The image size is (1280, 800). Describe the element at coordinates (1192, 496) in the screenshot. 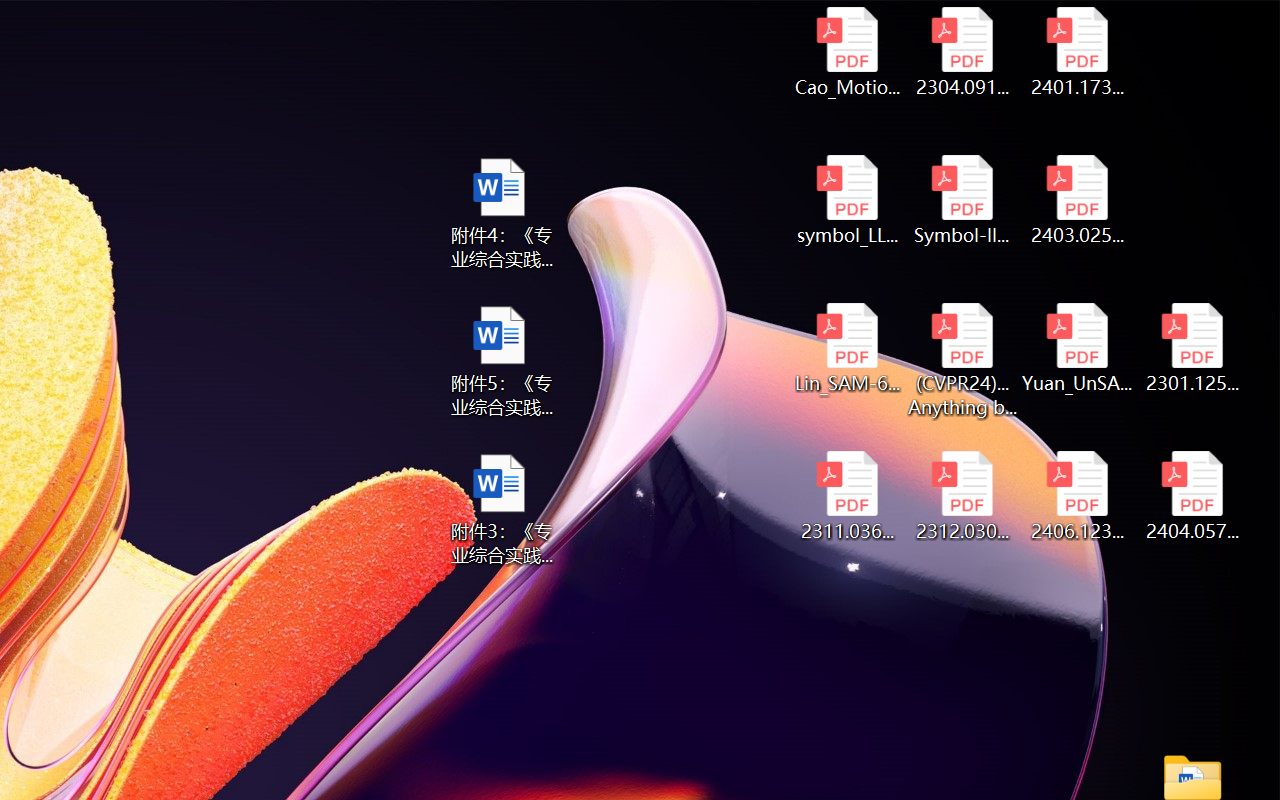

I see `'2404.05719v1.pdf'` at that location.